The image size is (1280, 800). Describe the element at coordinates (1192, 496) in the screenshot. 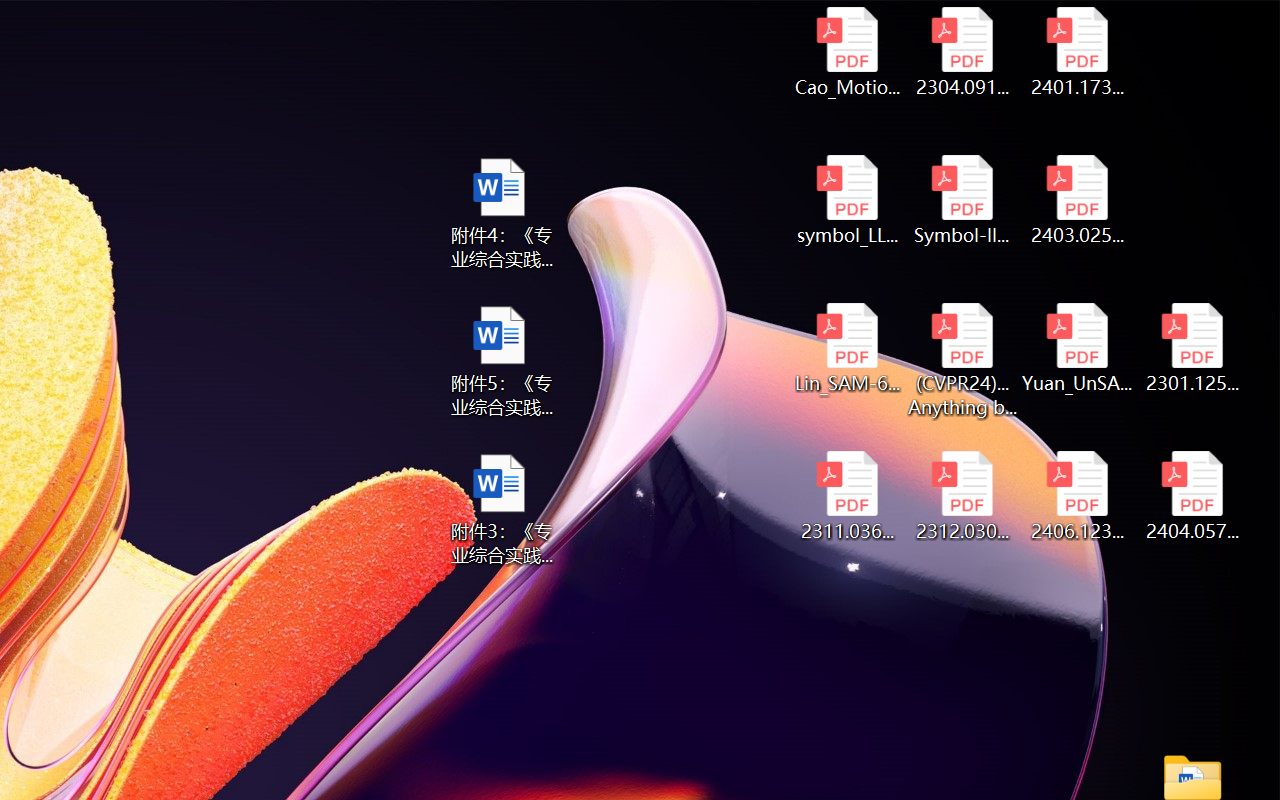

I see `'2404.05719v1.pdf'` at that location.